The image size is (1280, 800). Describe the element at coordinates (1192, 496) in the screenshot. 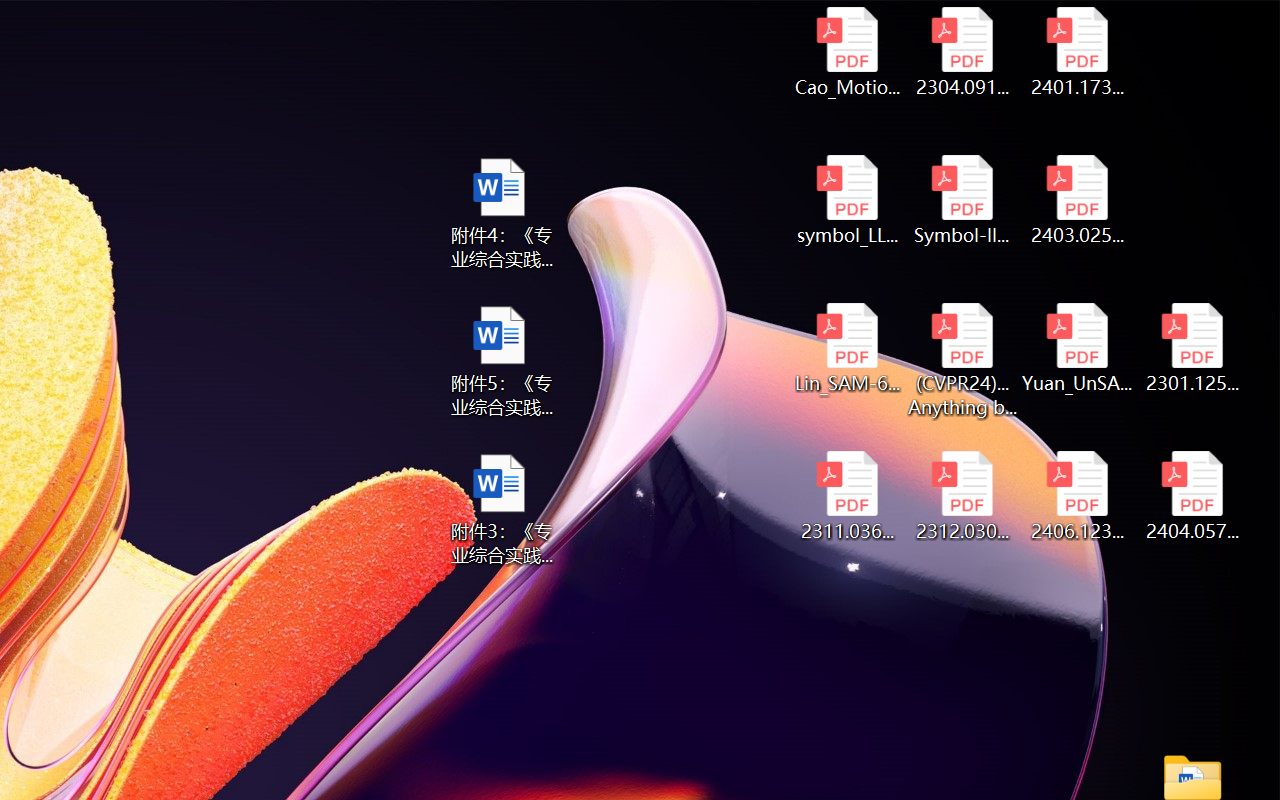

I see `'2404.05719v1.pdf'` at that location.